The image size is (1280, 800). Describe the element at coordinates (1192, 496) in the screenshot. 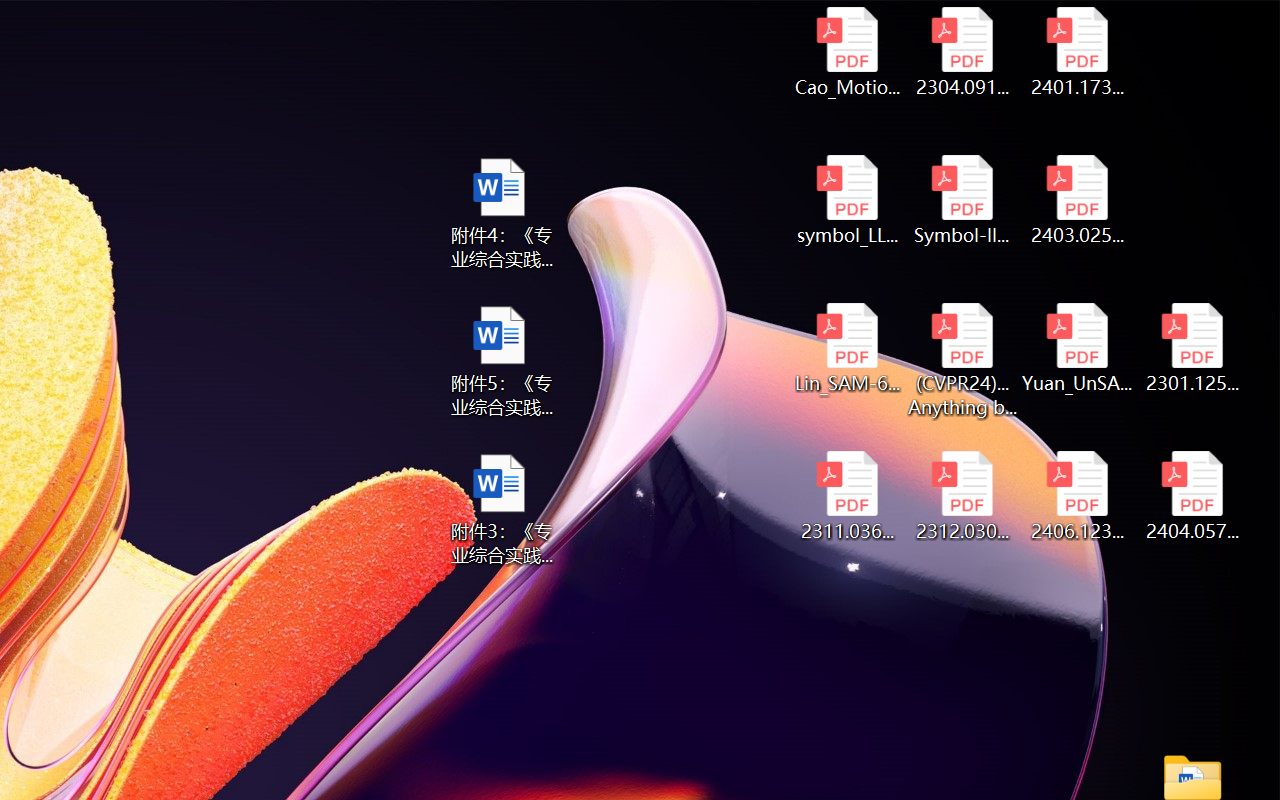

I see `'2404.05719v1.pdf'` at that location.